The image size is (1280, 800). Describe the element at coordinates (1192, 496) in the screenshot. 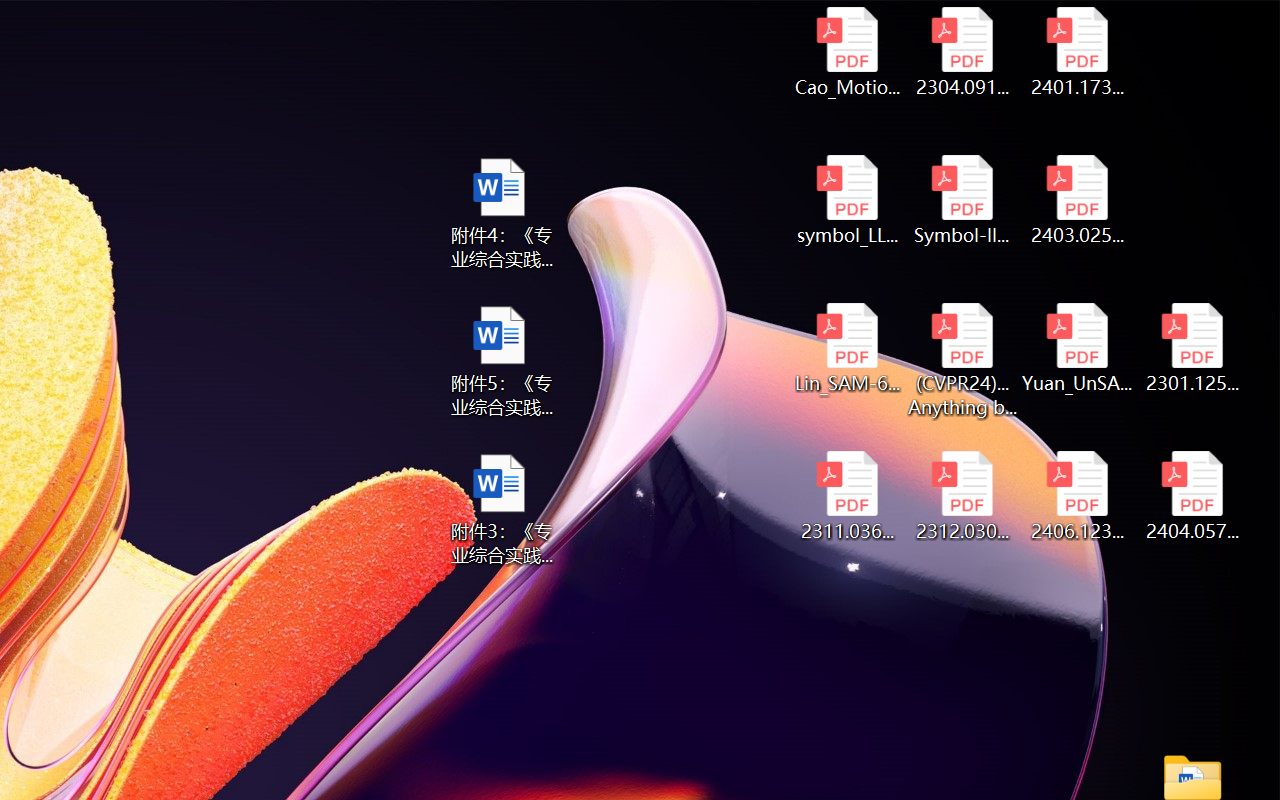

I see `'2404.05719v1.pdf'` at that location.